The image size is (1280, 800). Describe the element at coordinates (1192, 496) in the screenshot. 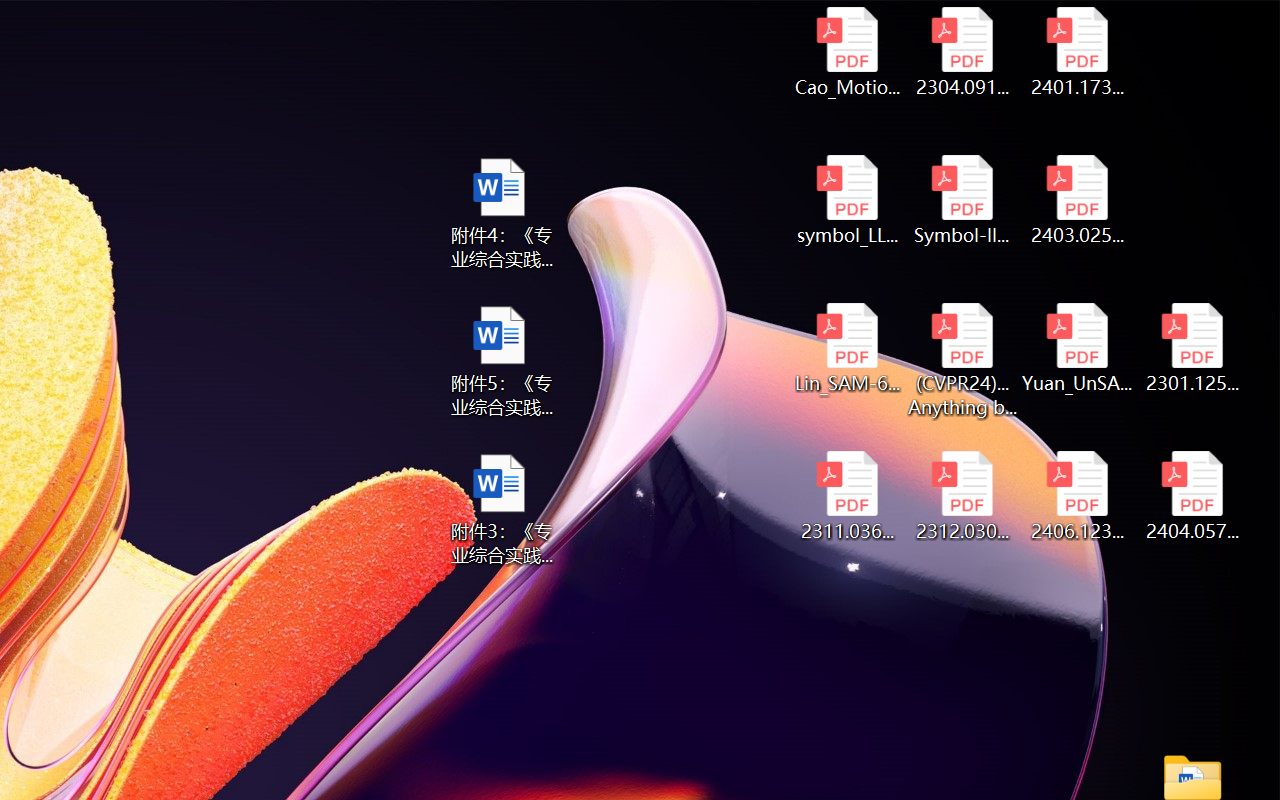

I see `'2404.05719v1.pdf'` at that location.